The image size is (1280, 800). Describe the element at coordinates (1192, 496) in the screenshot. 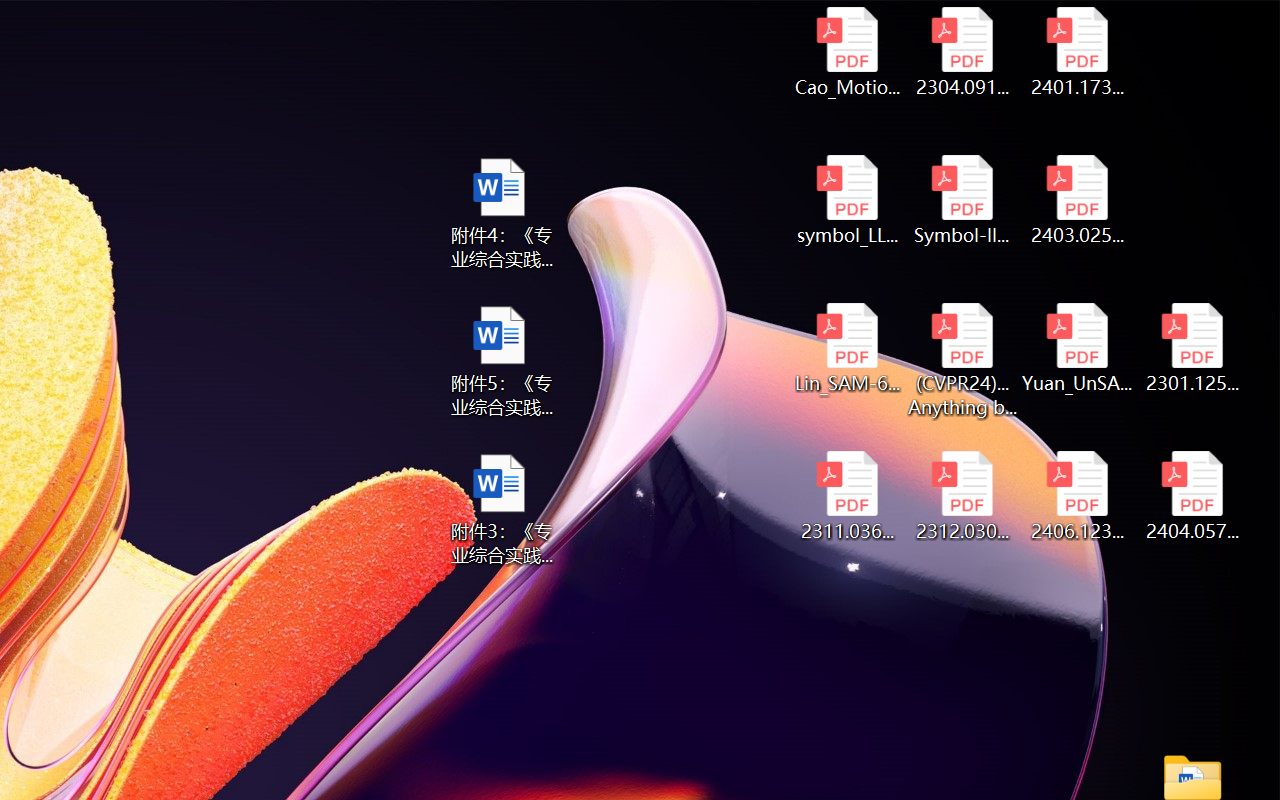

I see `'2404.05719v1.pdf'` at that location.